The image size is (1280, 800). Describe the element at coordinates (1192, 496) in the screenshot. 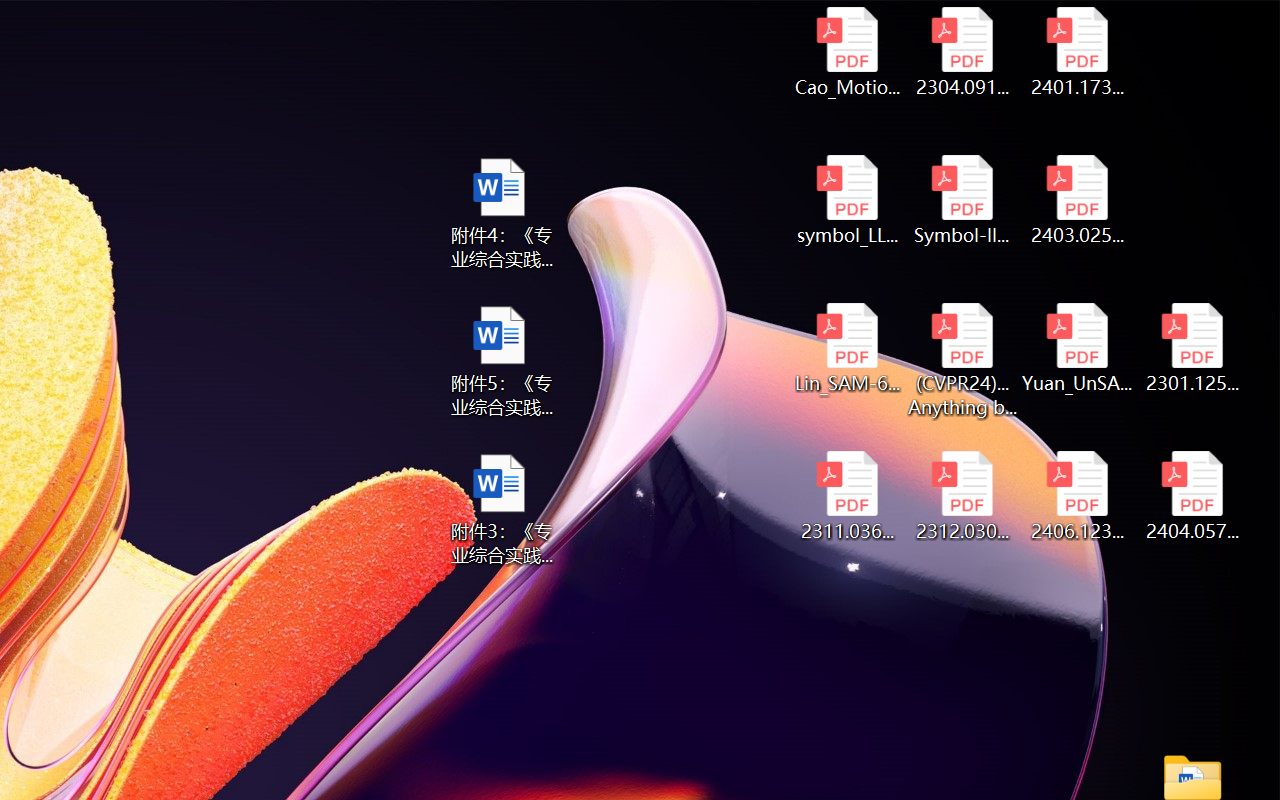

I see `'2404.05719v1.pdf'` at that location.